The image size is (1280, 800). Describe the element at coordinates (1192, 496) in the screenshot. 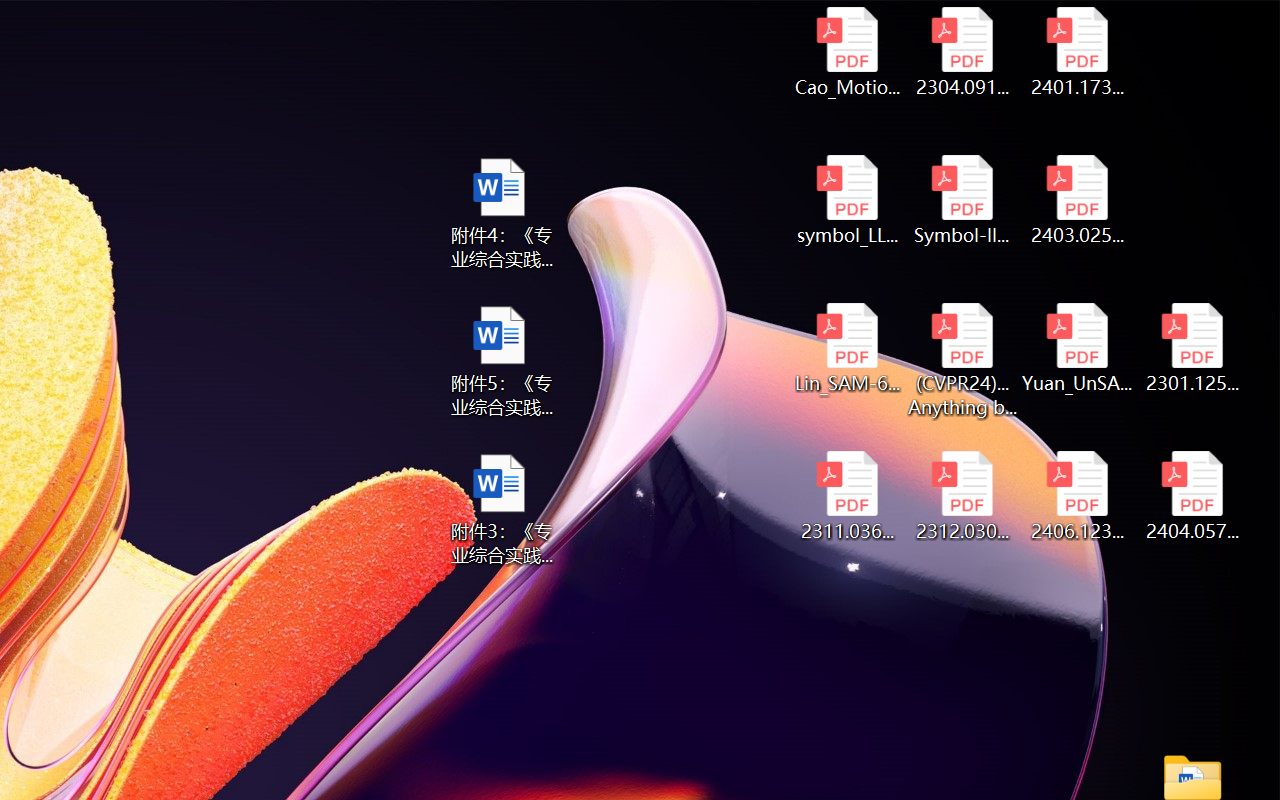

I see `'2404.05719v1.pdf'` at that location.